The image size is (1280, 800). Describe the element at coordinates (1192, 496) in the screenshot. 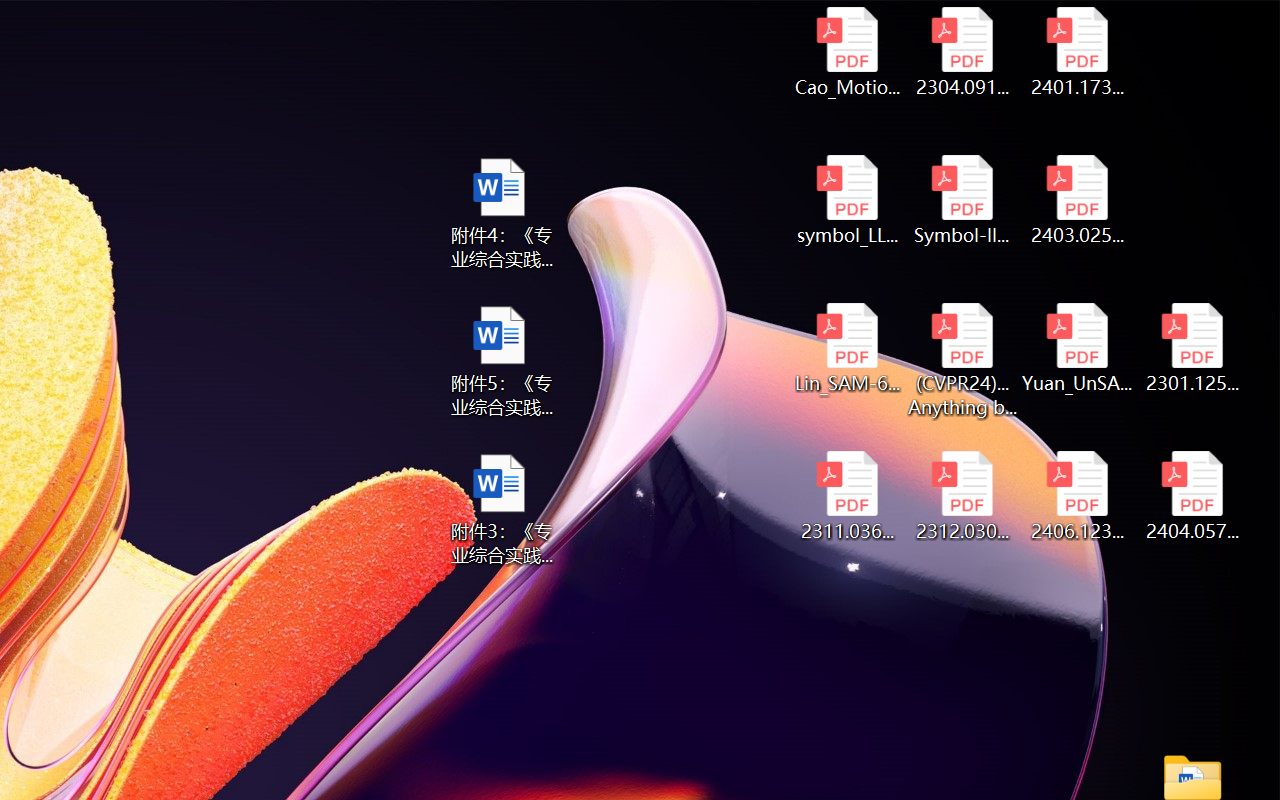

I see `'2404.05719v1.pdf'` at that location.